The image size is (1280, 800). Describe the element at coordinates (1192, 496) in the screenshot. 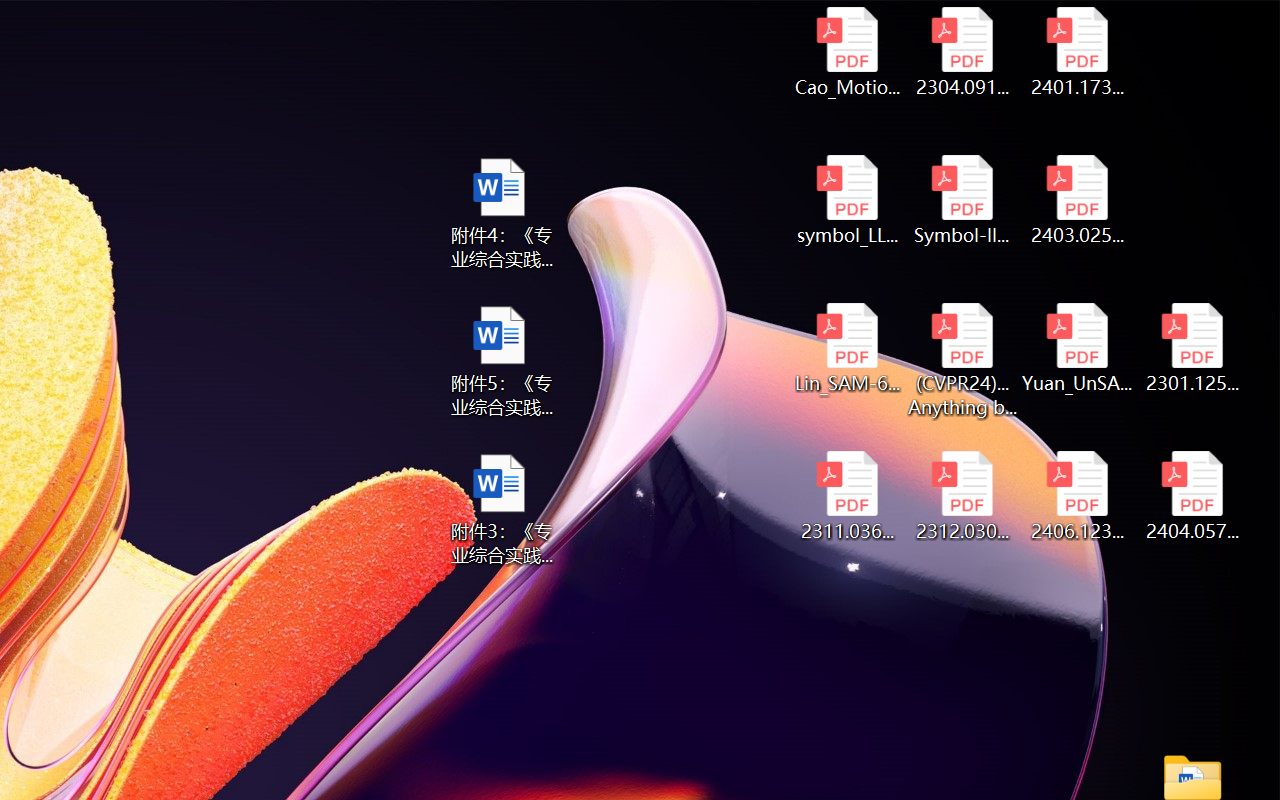

I see `'2404.05719v1.pdf'` at that location.